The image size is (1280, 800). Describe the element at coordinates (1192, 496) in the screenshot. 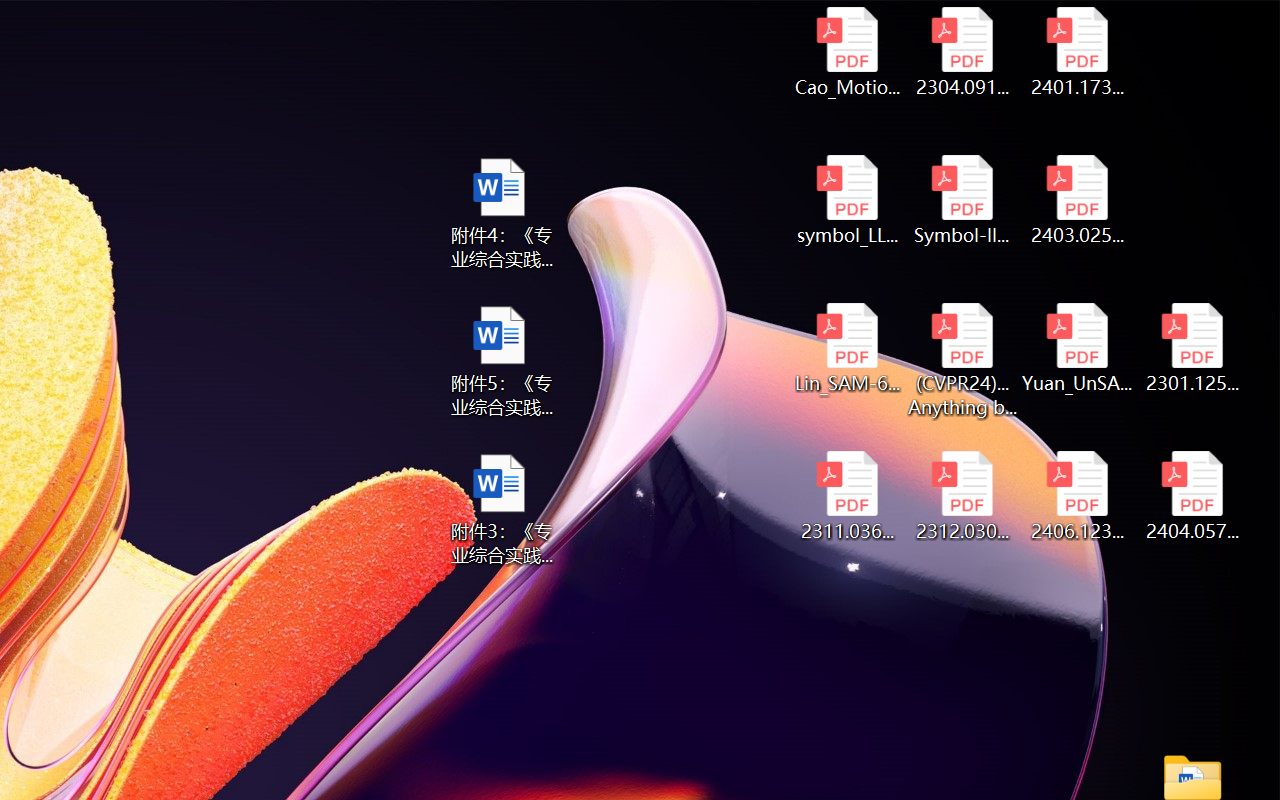

I see `'2404.05719v1.pdf'` at that location.